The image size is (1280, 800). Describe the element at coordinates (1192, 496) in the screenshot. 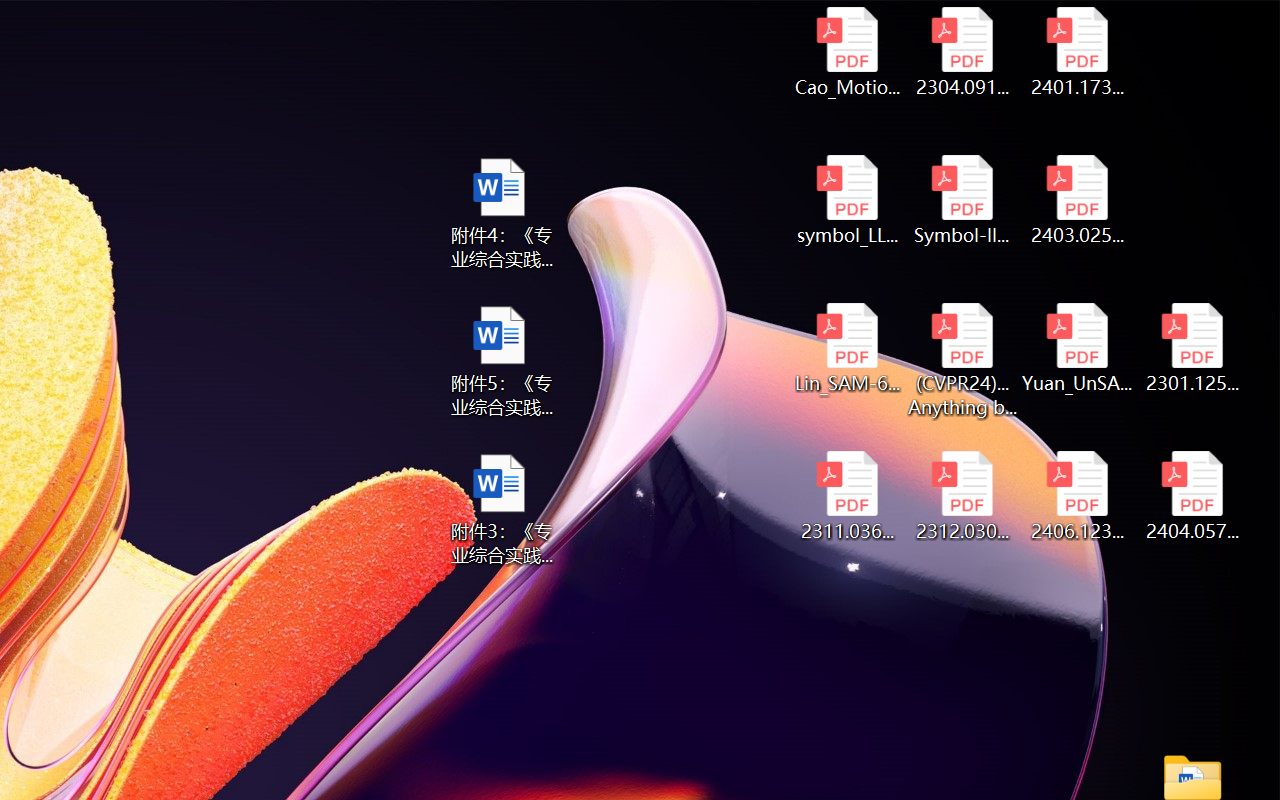

I see `'2404.05719v1.pdf'` at that location.